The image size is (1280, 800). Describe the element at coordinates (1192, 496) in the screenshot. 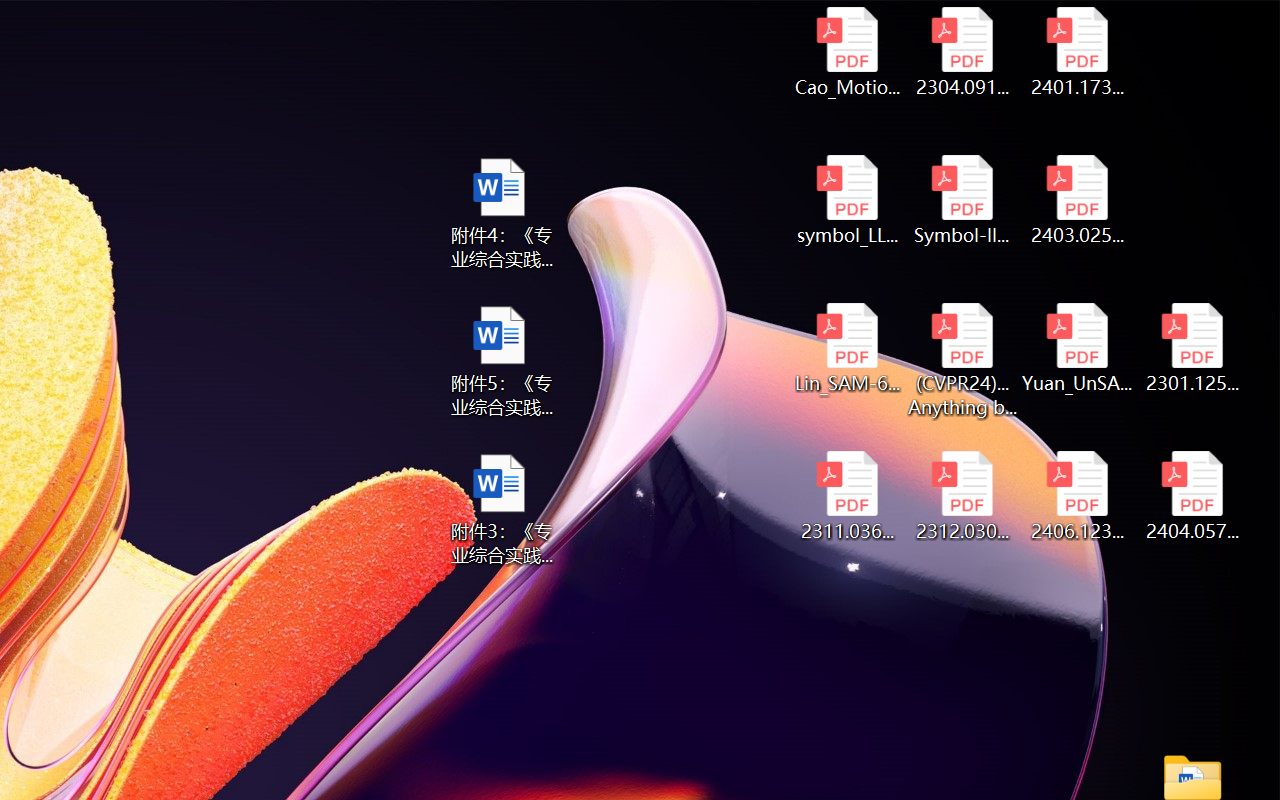

I see `'2404.05719v1.pdf'` at that location.